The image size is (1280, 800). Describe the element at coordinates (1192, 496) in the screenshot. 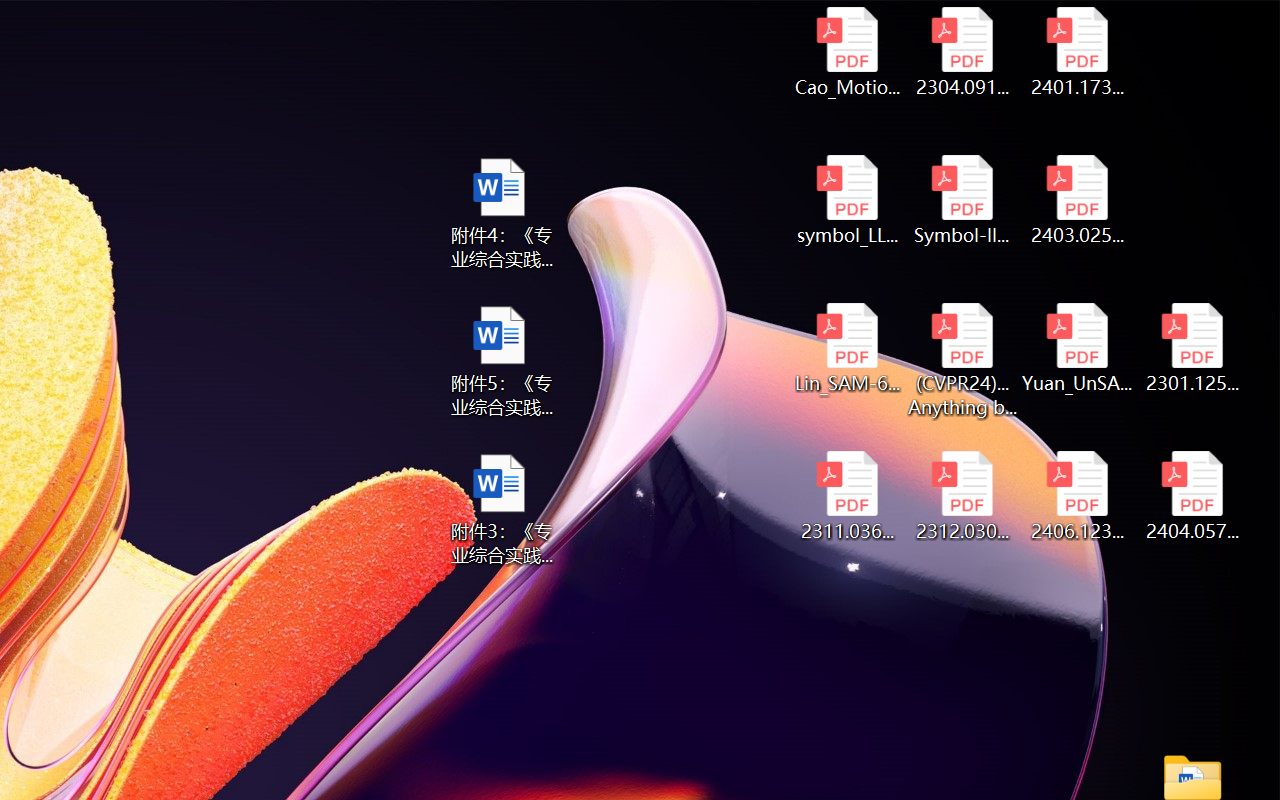

I see `'2404.05719v1.pdf'` at that location.